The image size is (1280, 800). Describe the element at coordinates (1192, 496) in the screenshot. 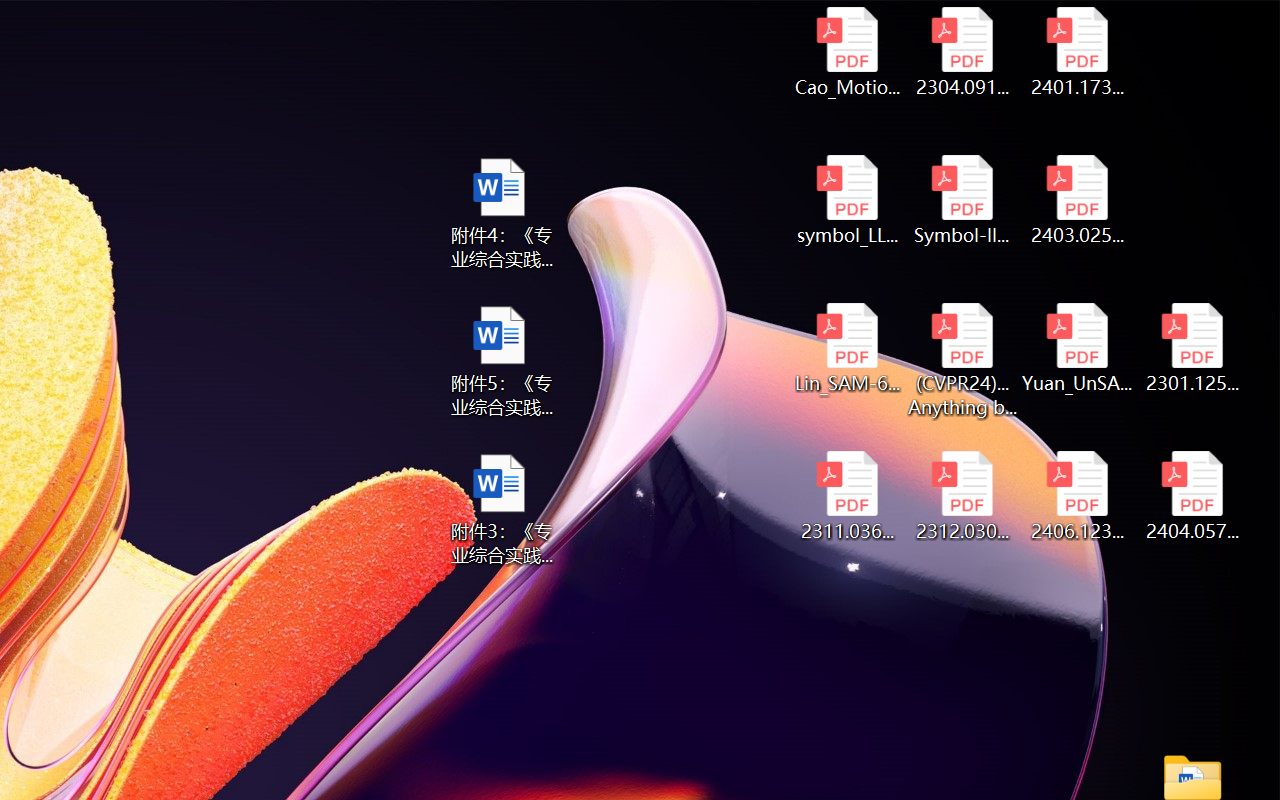

I see `'2404.05719v1.pdf'` at that location.